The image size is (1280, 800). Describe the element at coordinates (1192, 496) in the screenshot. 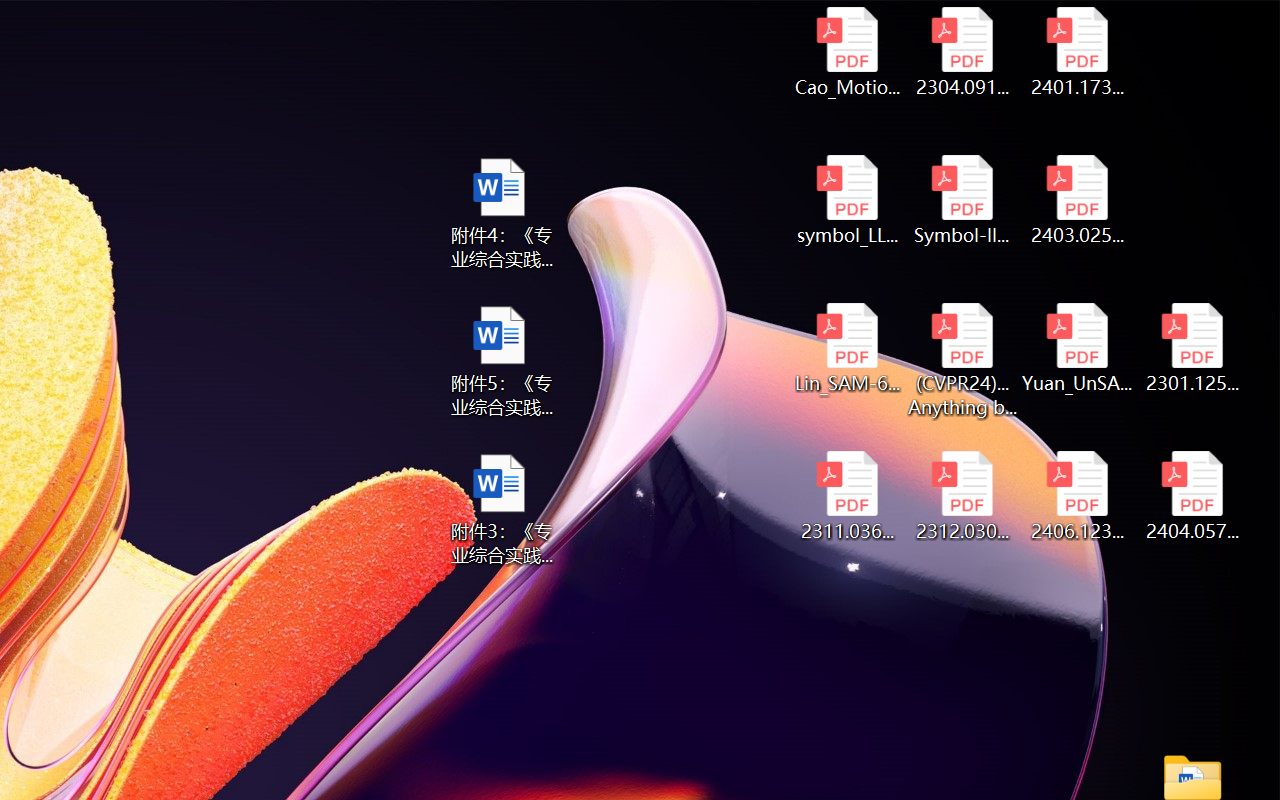

I see `'2404.05719v1.pdf'` at that location.